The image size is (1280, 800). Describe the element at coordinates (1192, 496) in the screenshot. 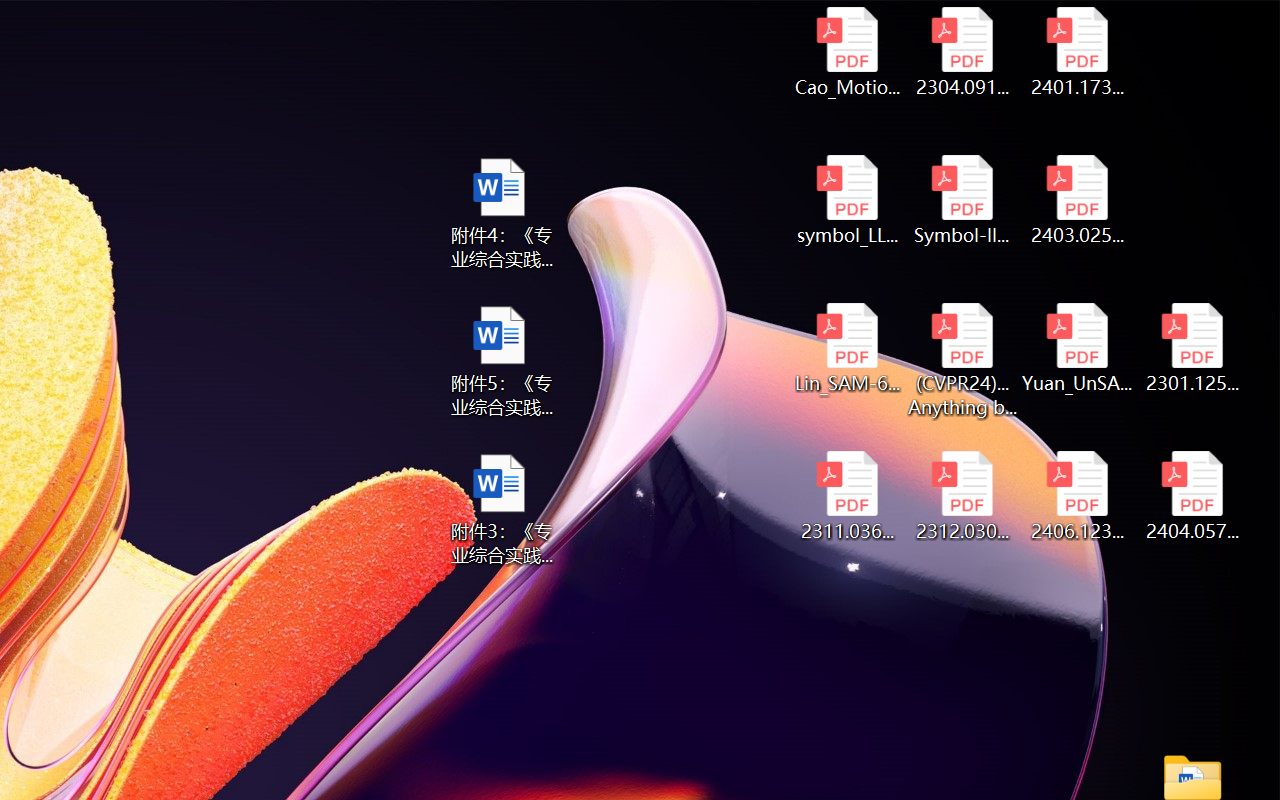

I see `'2404.05719v1.pdf'` at that location.